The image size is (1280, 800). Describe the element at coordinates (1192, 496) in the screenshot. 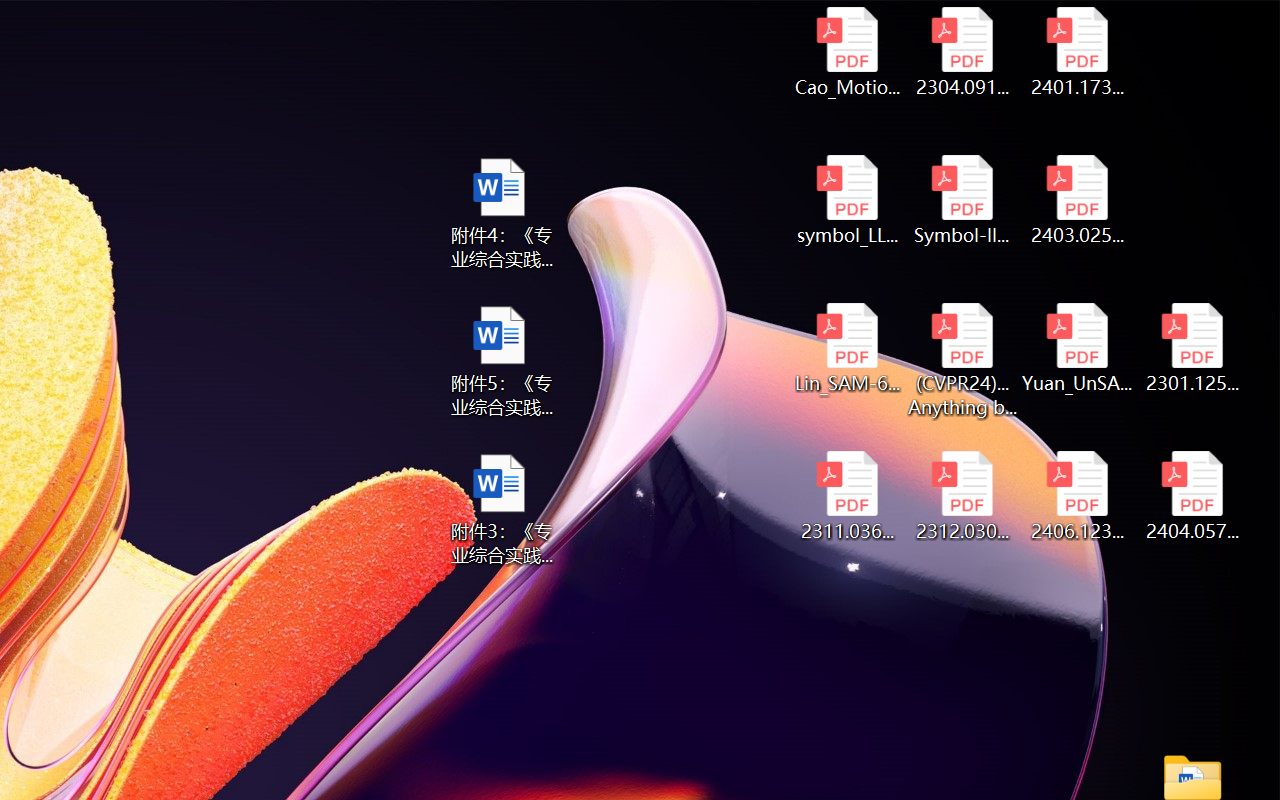

I see `'2404.05719v1.pdf'` at that location.